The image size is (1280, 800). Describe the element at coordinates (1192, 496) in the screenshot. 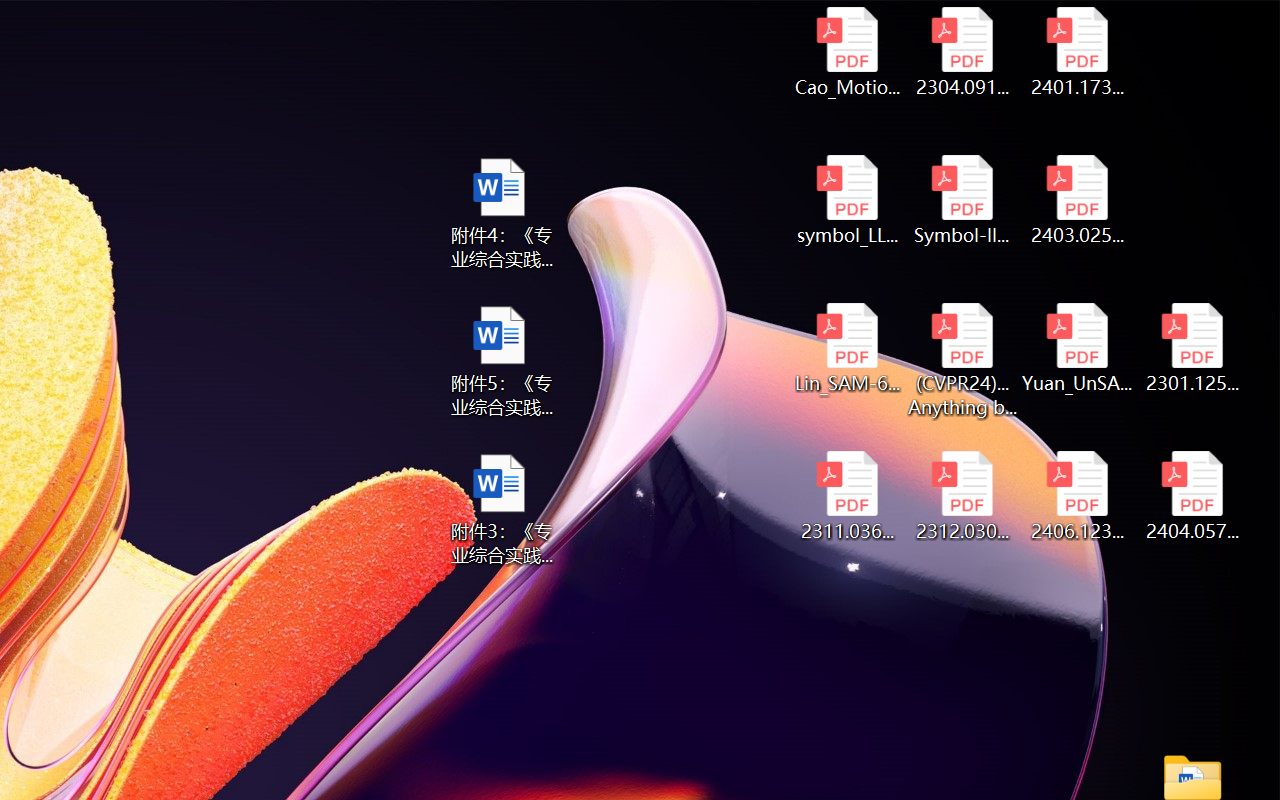

I see `'2404.05719v1.pdf'` at that location.